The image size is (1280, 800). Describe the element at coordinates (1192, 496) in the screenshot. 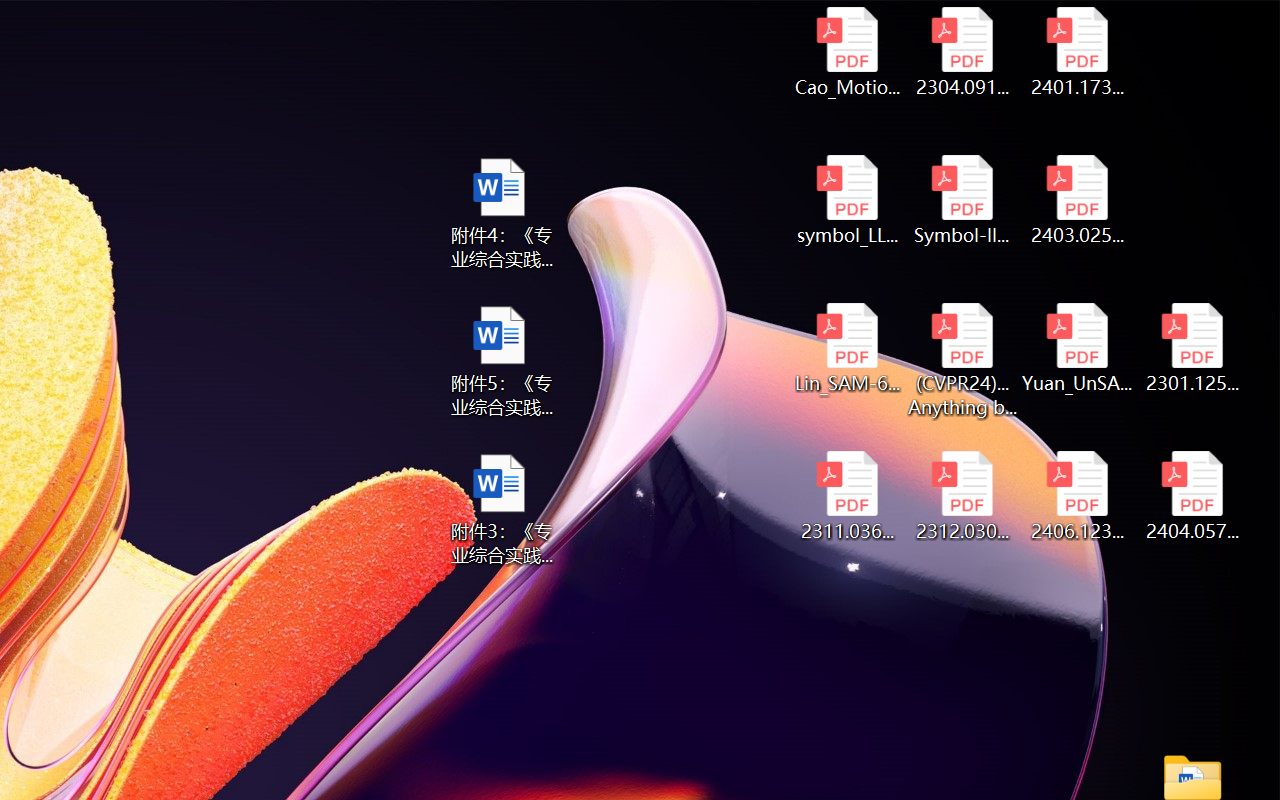

I see `'2404.05719v1.pdf'` at that location.